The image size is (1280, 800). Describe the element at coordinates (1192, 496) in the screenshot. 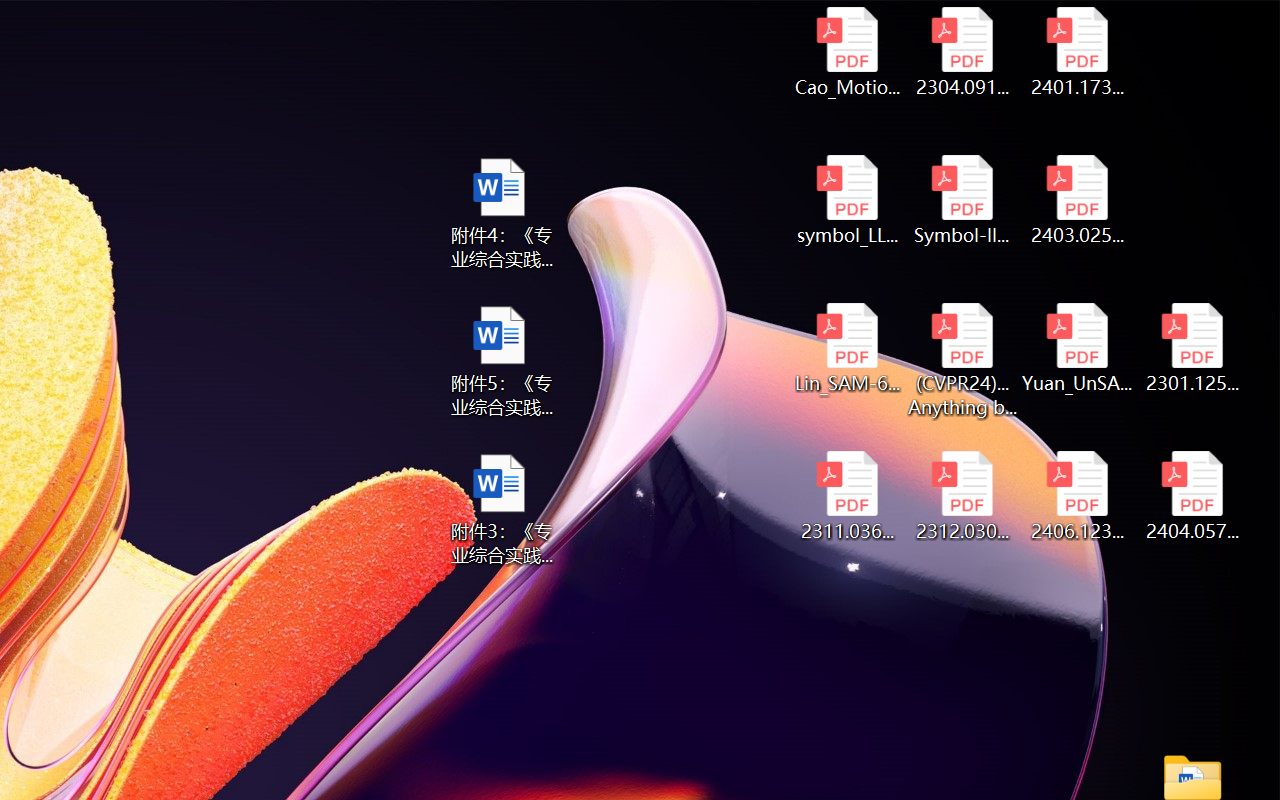

I see `'2404.05719v1.pdf'` at that location.